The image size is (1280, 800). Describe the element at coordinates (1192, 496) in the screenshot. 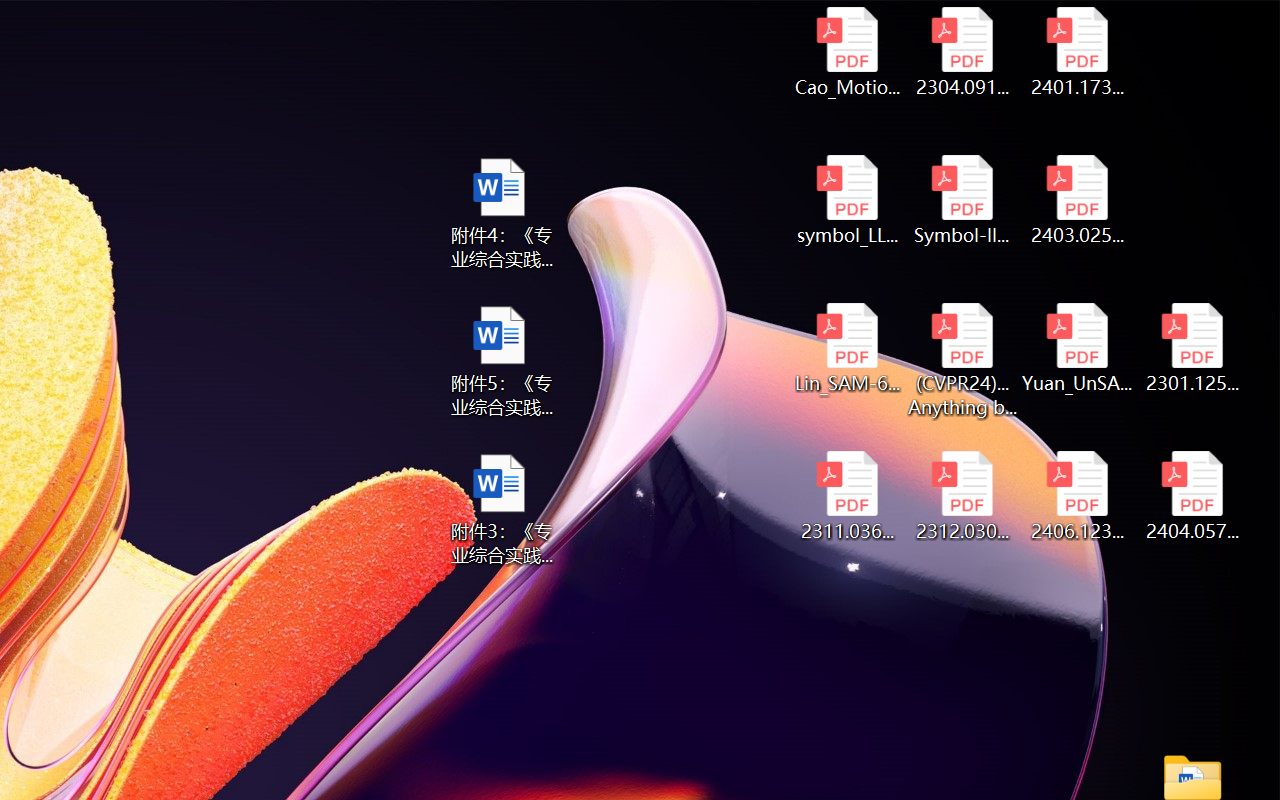

I see `'2404.05719v1.pdf'` at that location.